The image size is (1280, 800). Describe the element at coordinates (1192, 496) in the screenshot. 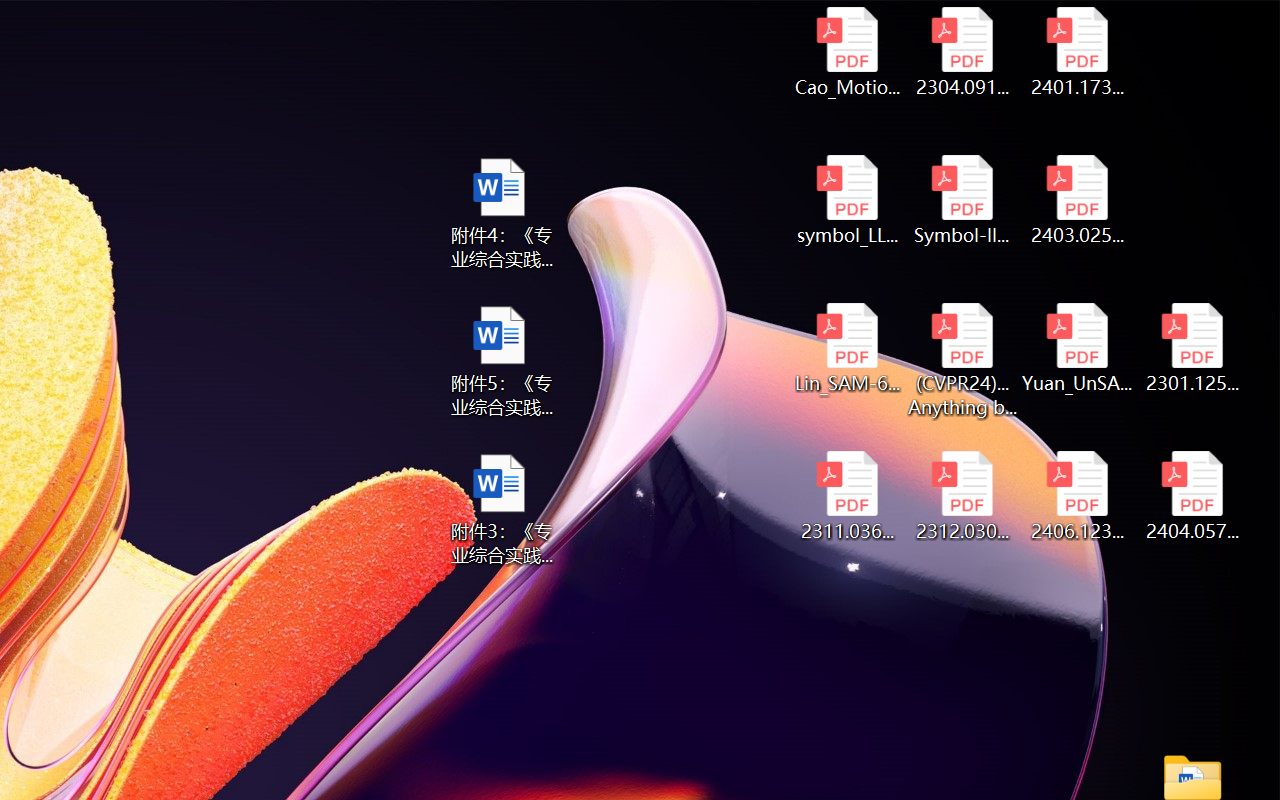

I see `'2404.05719v1.pdf'` at that location.